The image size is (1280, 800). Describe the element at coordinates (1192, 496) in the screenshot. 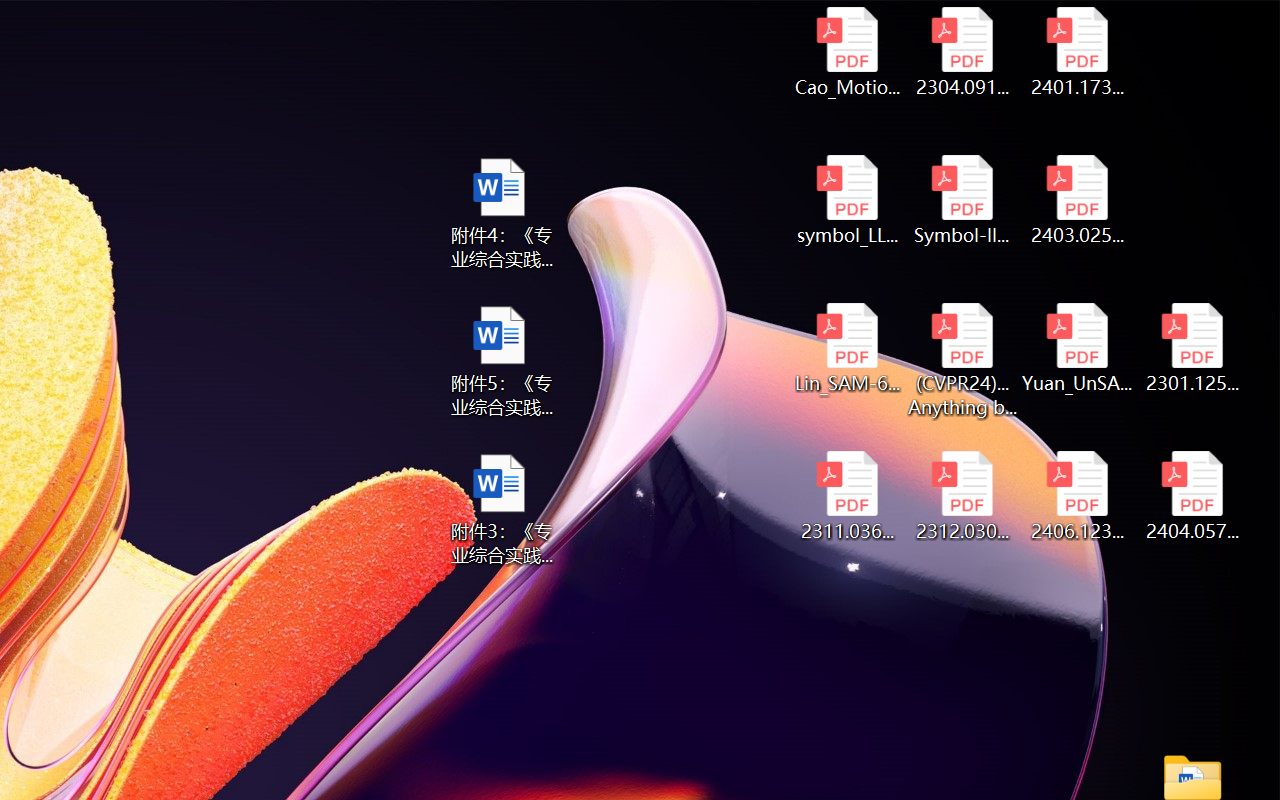

I see `'2404.05719v1.pdf'` at that location.